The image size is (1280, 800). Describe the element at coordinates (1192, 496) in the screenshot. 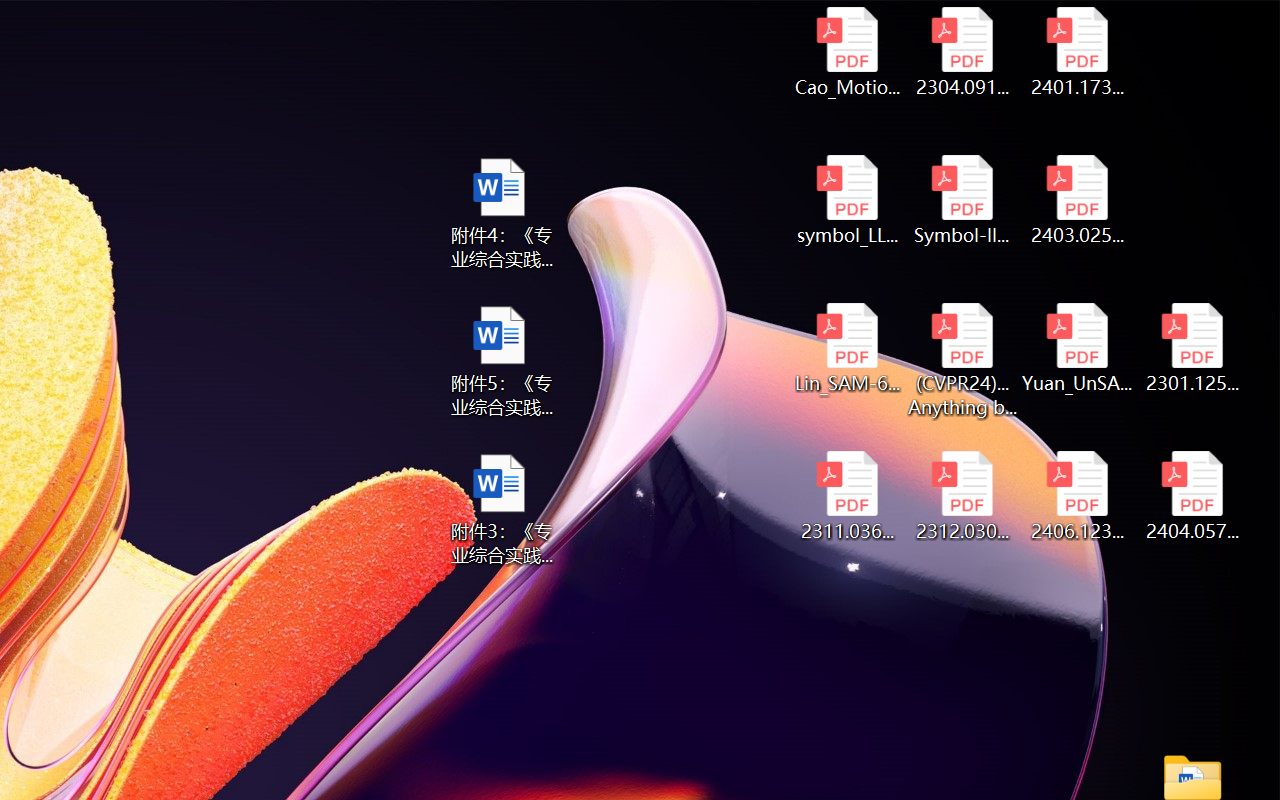

I see `'2404.05719v1.pdf'` at that location.